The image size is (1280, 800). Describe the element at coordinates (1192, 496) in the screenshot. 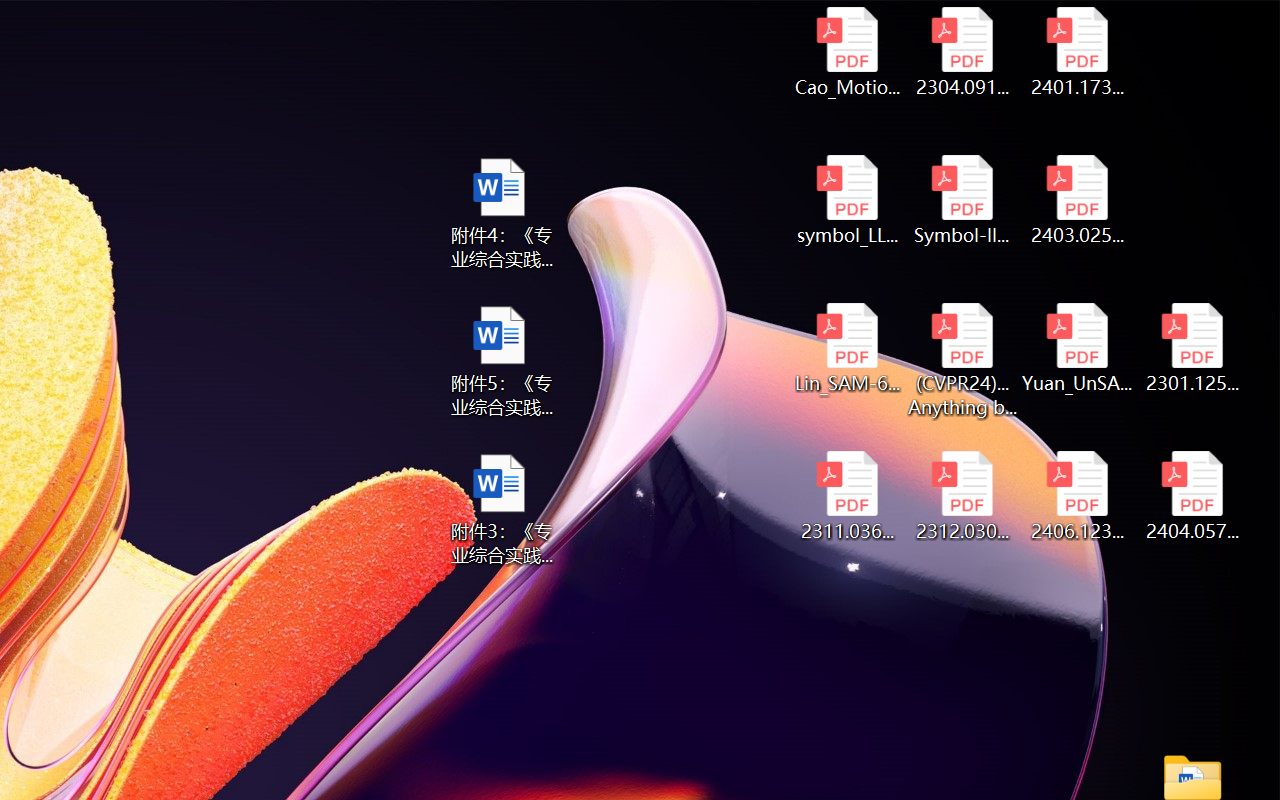

I see `'2404.05719v1.pdf'` at that location.